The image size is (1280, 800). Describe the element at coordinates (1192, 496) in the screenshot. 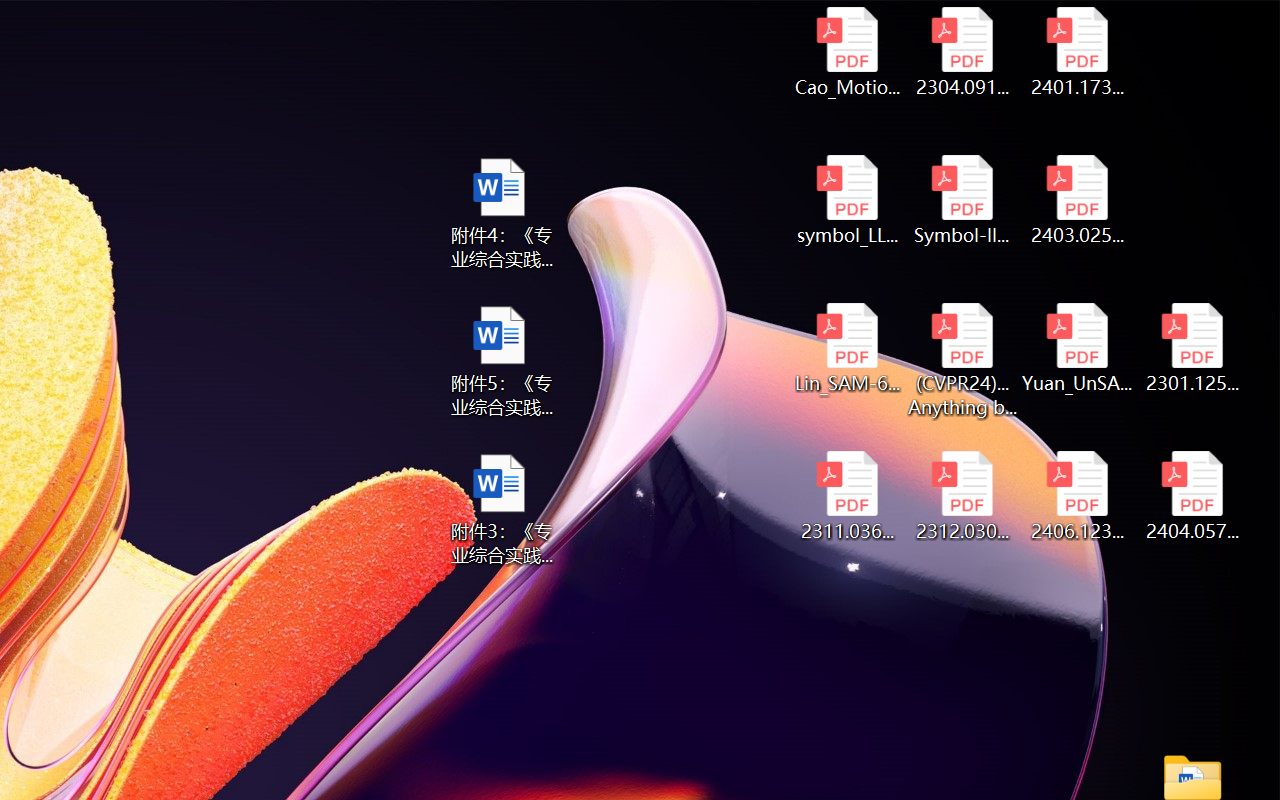

I see `'2404.05719v1.pdf'` at that location.